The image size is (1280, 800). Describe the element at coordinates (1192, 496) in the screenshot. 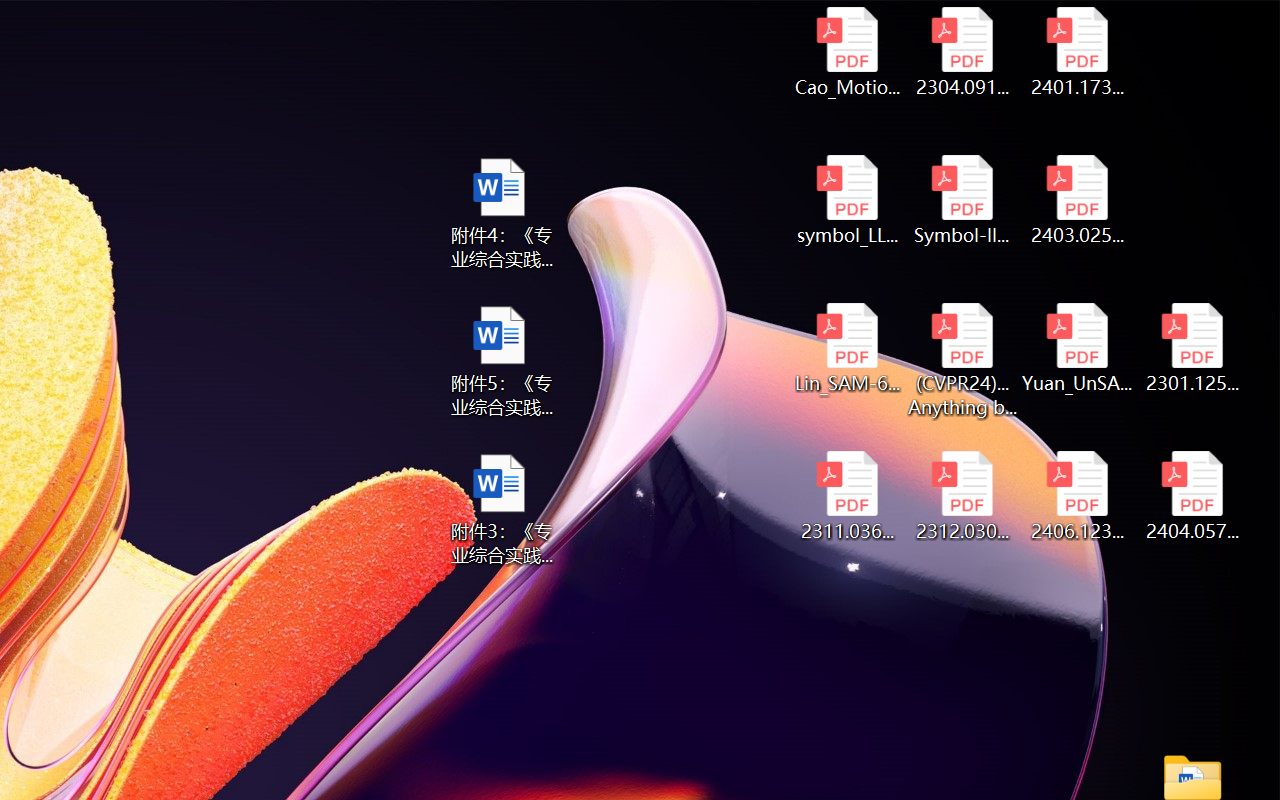

I see `'2404.05719v1.pdf'` at that location.